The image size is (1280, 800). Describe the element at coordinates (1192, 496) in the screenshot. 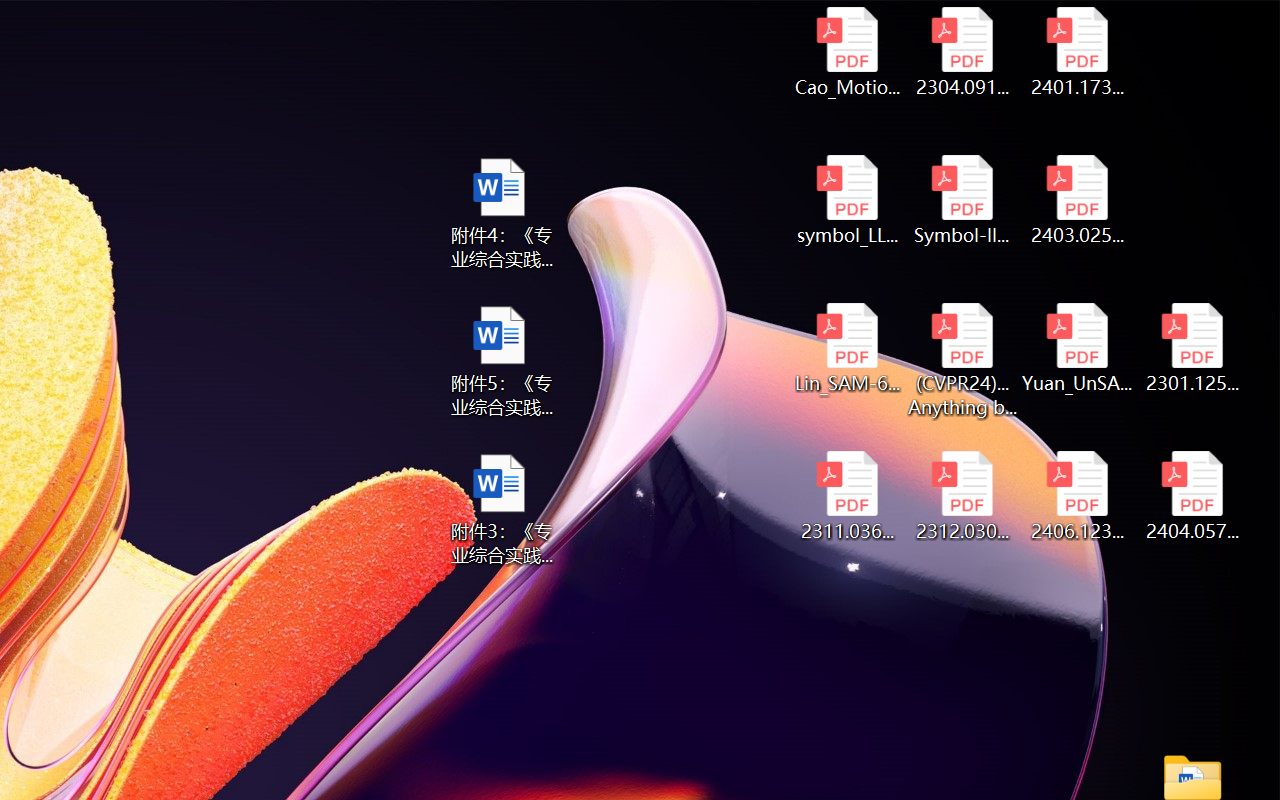

I see `'2404.05719v1.pdf'` at that location.